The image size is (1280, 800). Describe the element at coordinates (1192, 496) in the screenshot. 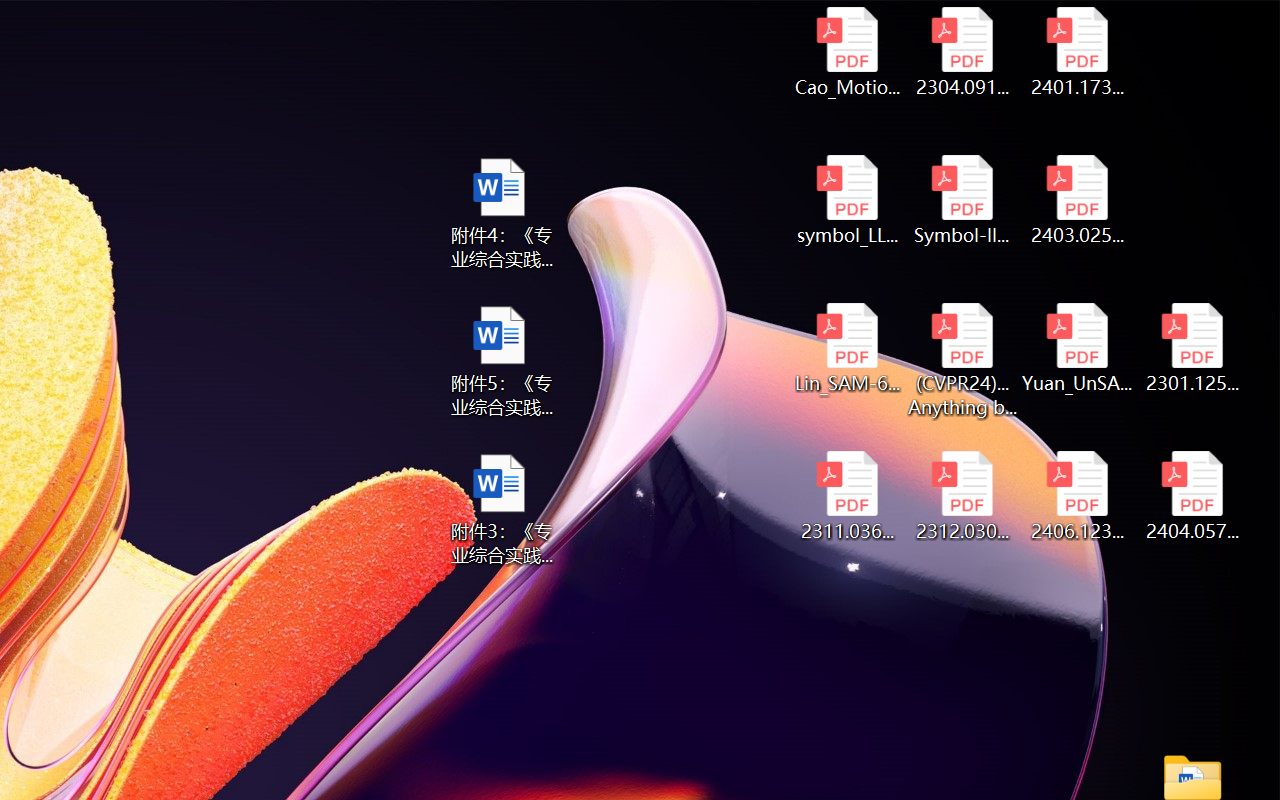

I see `'2404.05719v1.pdf'` at that location.